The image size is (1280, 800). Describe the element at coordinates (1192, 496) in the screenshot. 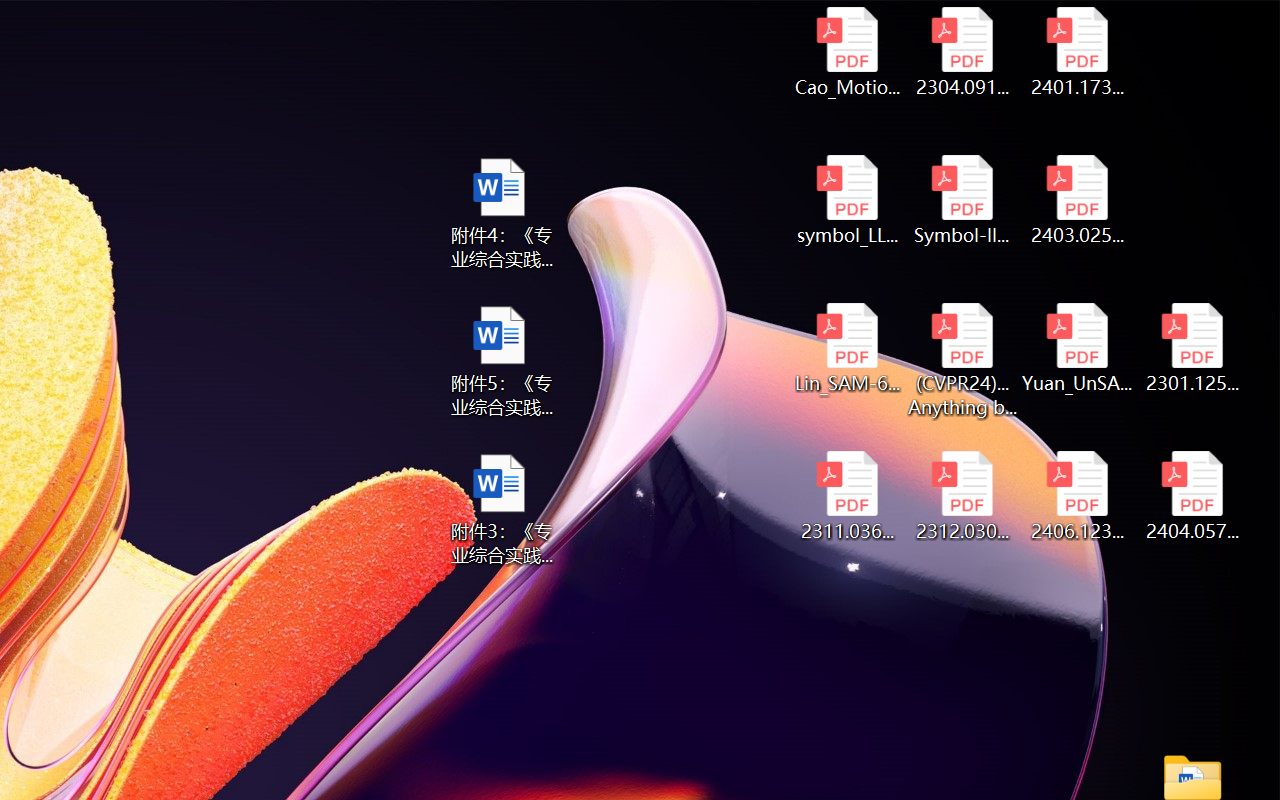

I see `'2404.05719v1.pdf'` at that location.